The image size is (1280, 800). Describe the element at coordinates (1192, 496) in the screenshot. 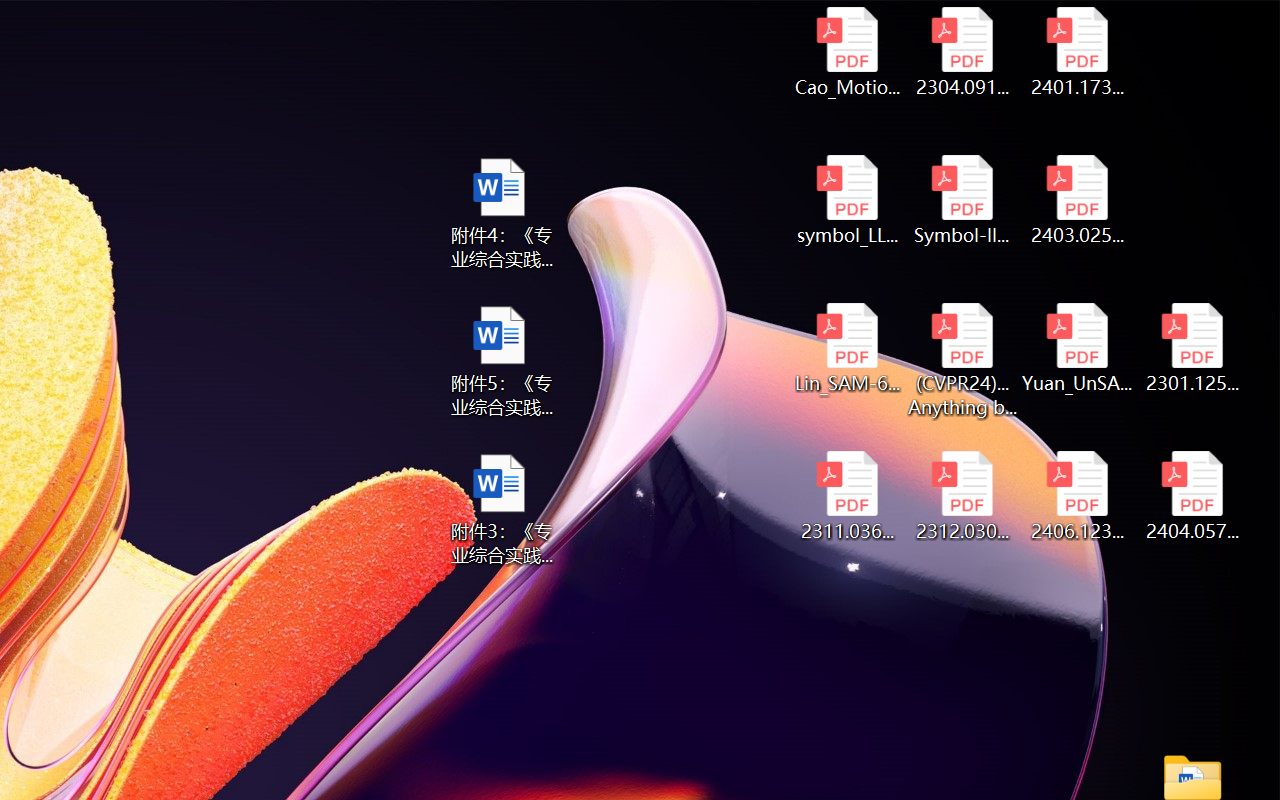

I see `'2404.05719v1.pdf'` at that location.